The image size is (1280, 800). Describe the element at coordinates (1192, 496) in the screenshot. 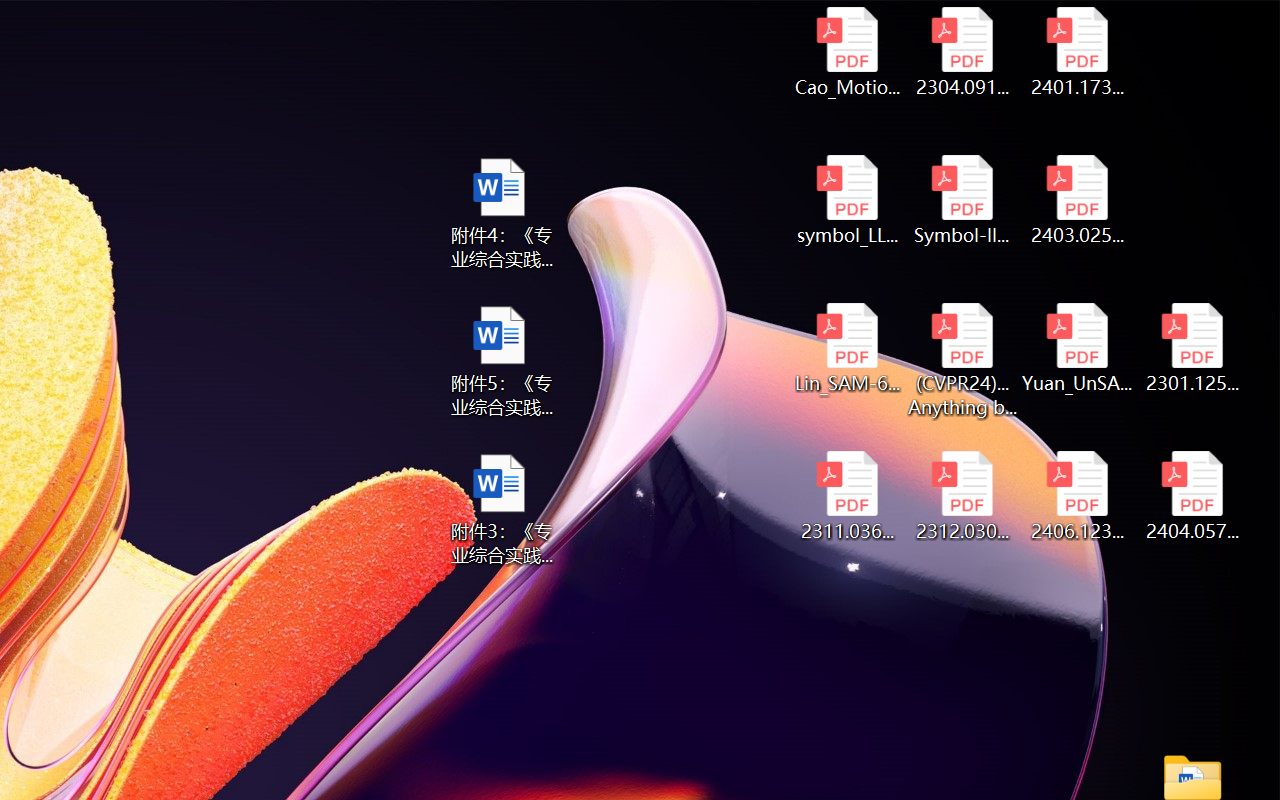

I see `'2404.05719v1.pdf'` at that location.